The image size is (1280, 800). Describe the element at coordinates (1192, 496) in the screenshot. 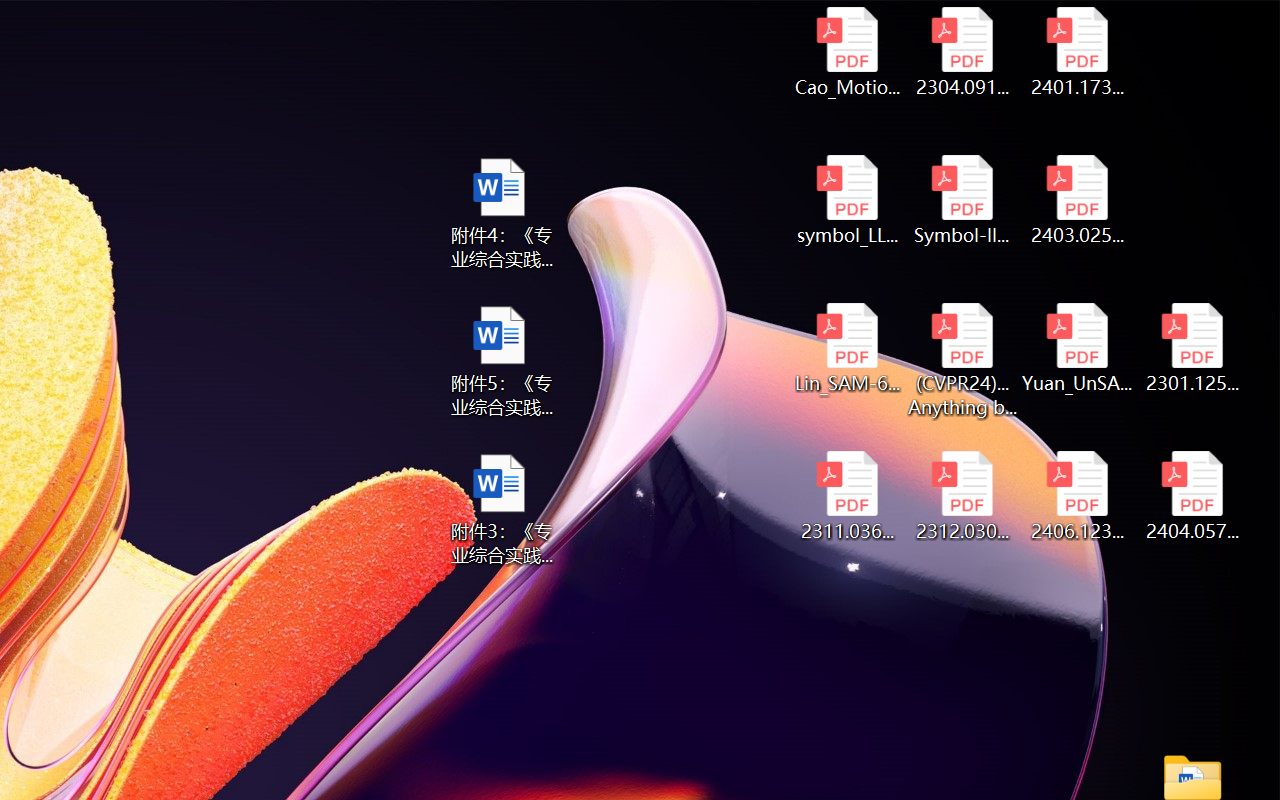

I see `'2404.05719v1.pdf'` at that location.